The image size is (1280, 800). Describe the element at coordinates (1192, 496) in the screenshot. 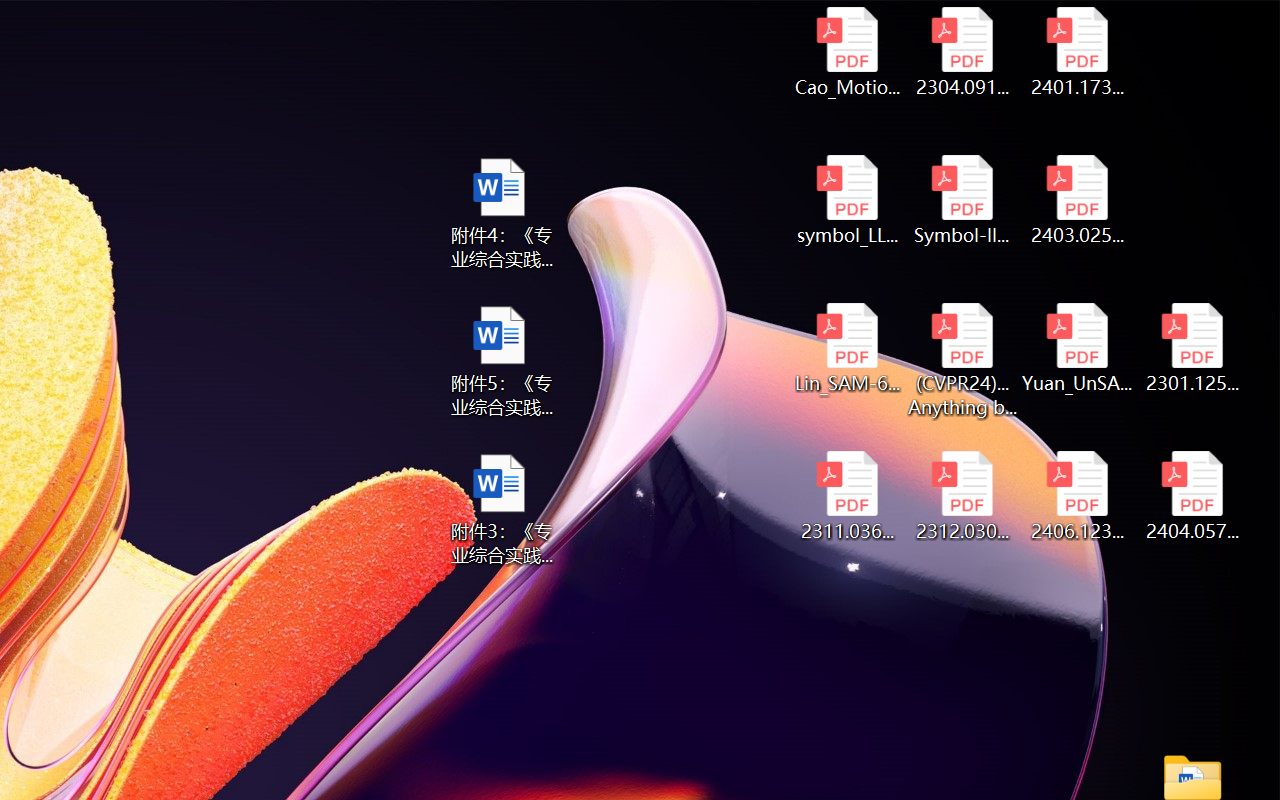

I see `'2404.05719v1.pdf'` at that location.